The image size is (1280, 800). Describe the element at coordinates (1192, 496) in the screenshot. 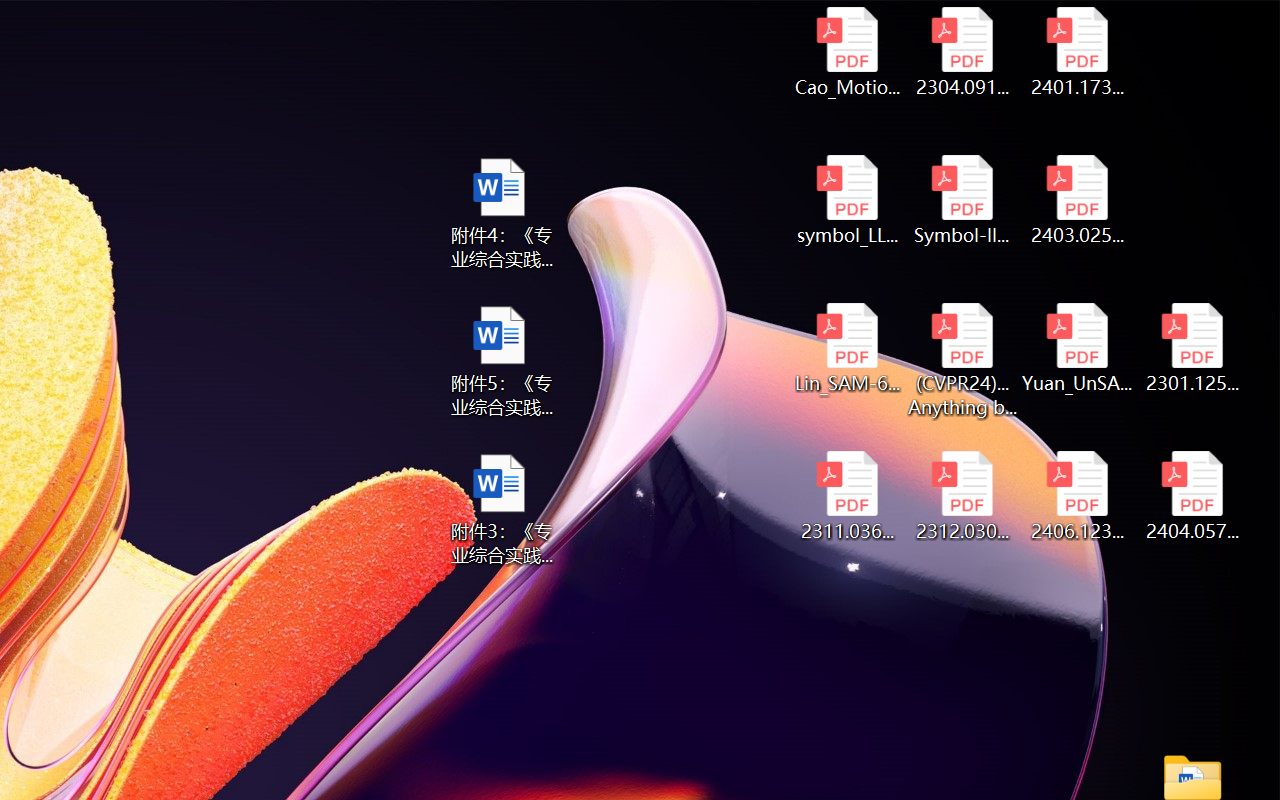

I see `'2404.05719v1.pdf'` at that location.